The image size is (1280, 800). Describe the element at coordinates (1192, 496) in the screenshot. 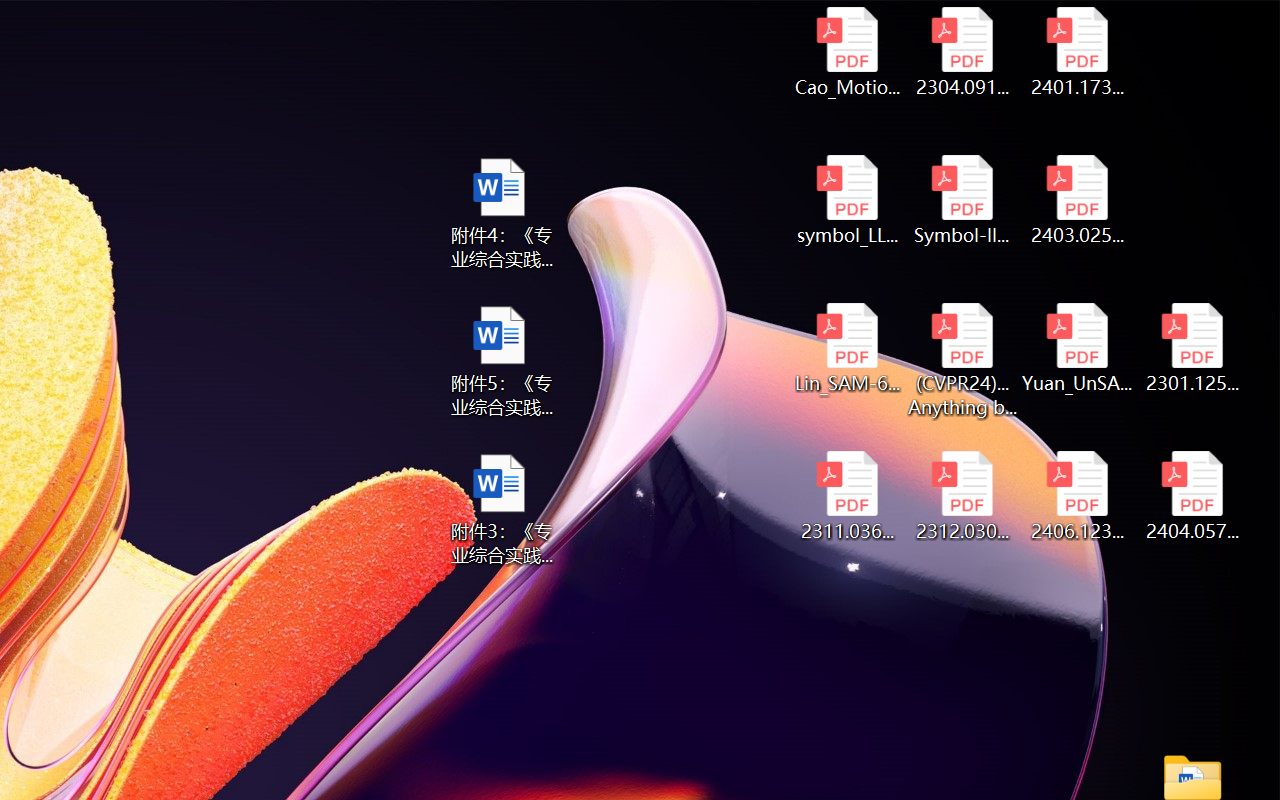

I see `'2404.05719v1.pdf'` at that location.